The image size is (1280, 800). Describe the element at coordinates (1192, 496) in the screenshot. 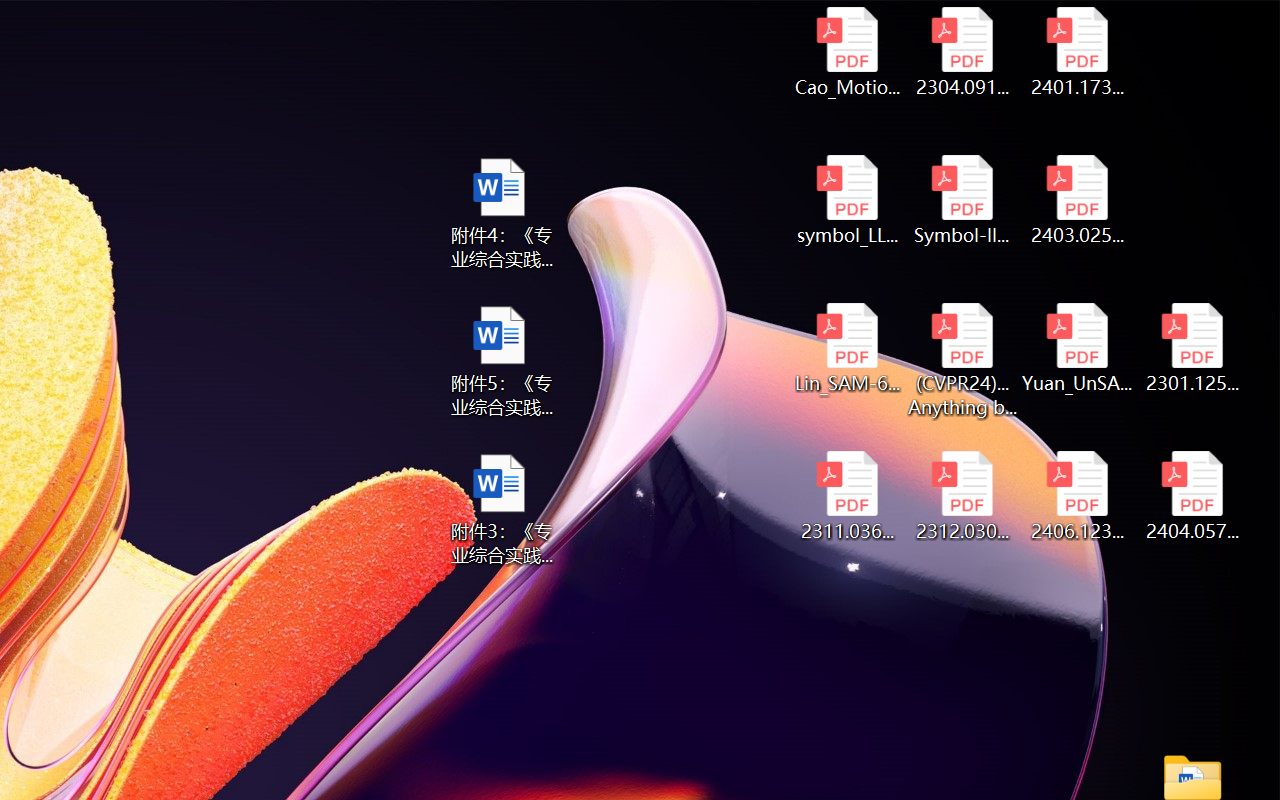

I see `'2404.05719v1.pdf'` at that location.